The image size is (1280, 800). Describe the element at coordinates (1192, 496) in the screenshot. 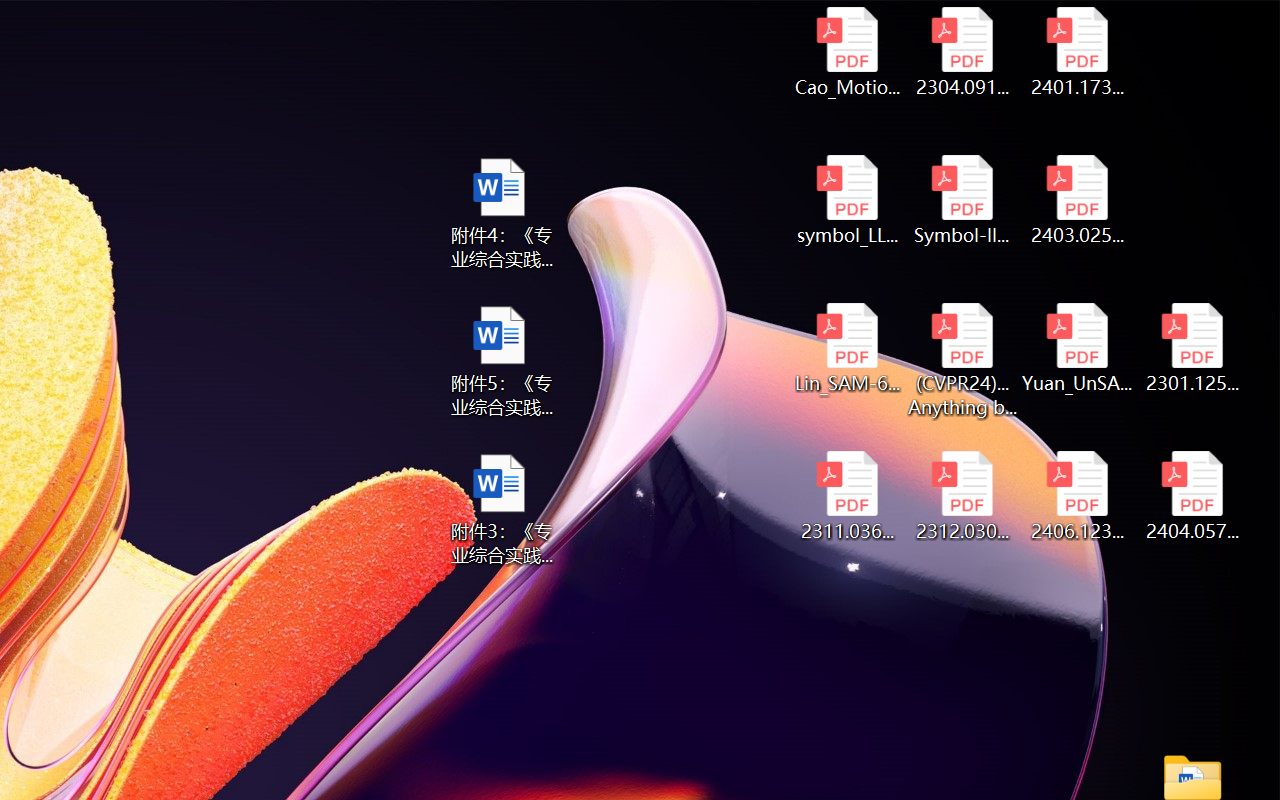

I see `'2404.05719v1.pdf'` at that location.